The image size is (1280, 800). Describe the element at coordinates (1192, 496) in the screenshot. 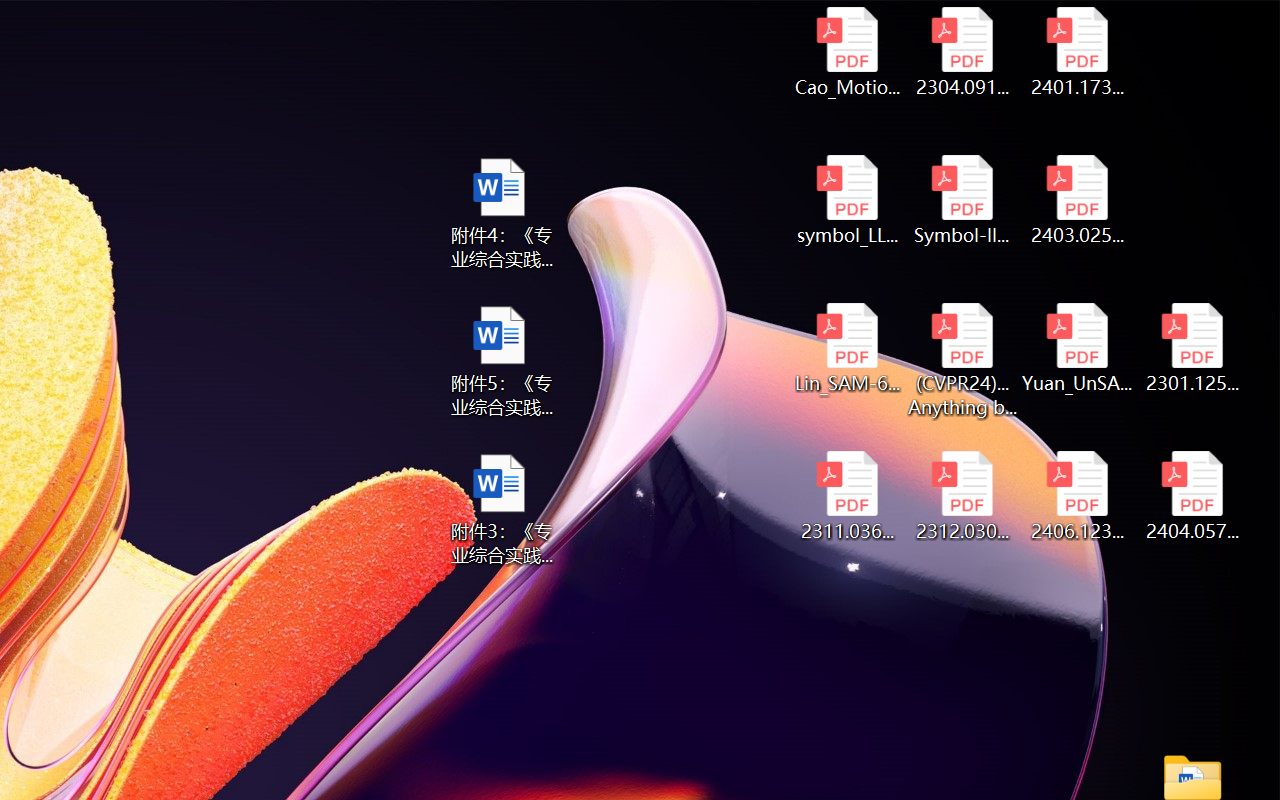

I see `'2404.05719v1.pdf'` at that location.